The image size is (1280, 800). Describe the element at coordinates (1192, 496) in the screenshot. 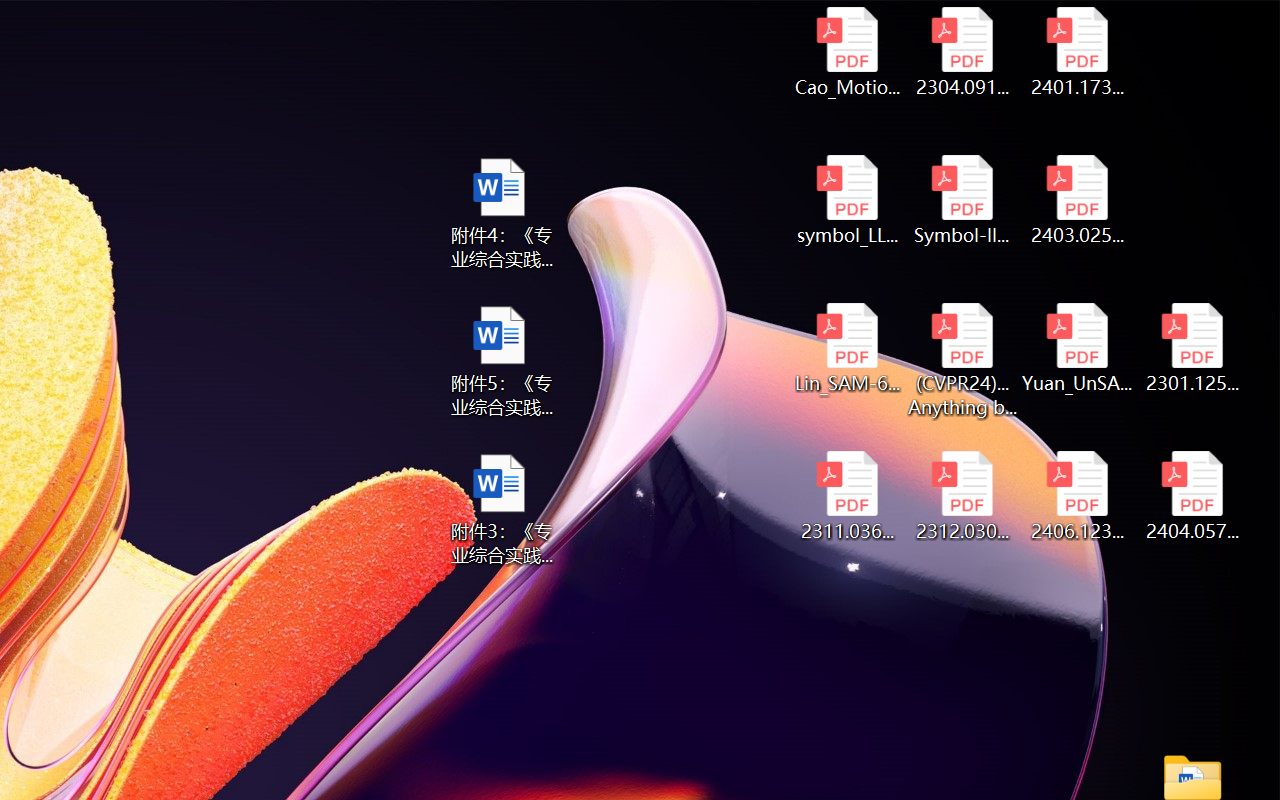

I see `'2404.05719v1.pdf'` at that location.